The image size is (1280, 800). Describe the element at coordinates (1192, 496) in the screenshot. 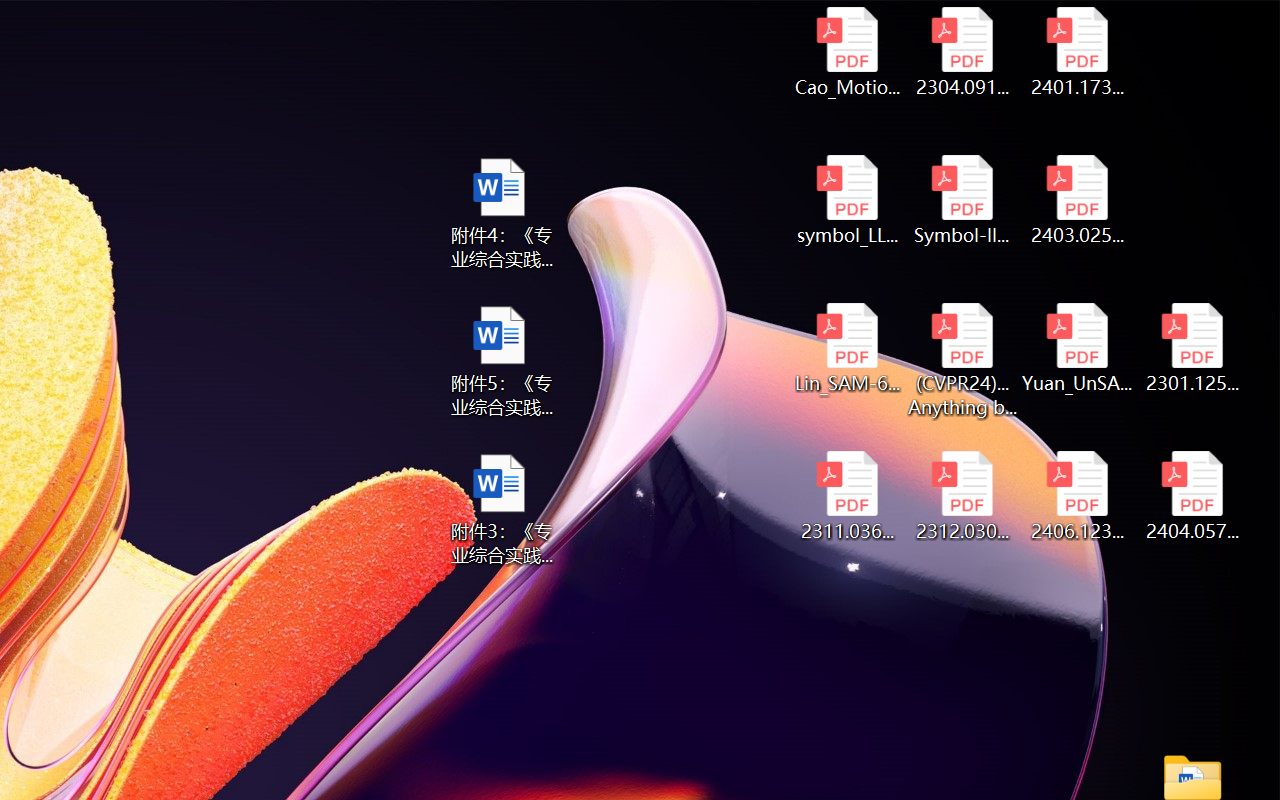

I see `'2404.05719v1.pdf'` at that location.